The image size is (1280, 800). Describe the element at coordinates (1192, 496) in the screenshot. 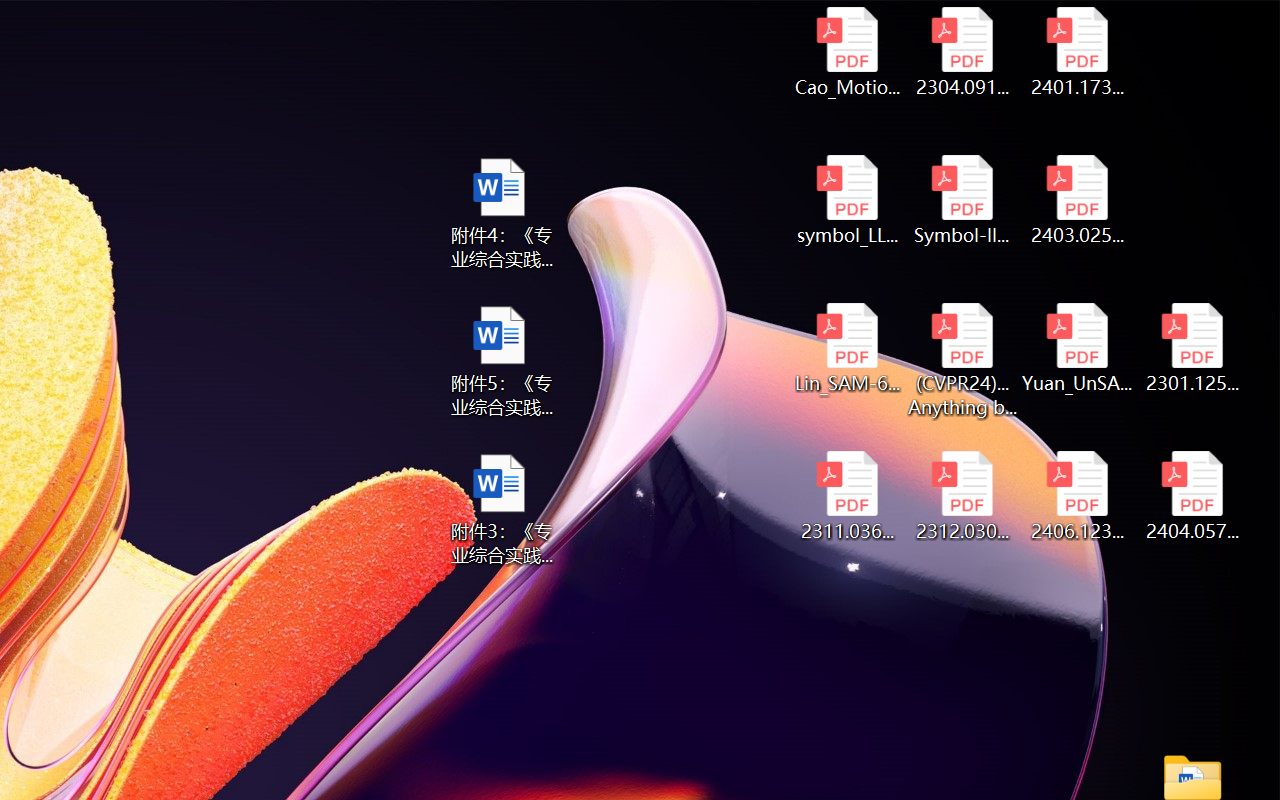

I see `'2404.05719v1.pdf'` at that location.